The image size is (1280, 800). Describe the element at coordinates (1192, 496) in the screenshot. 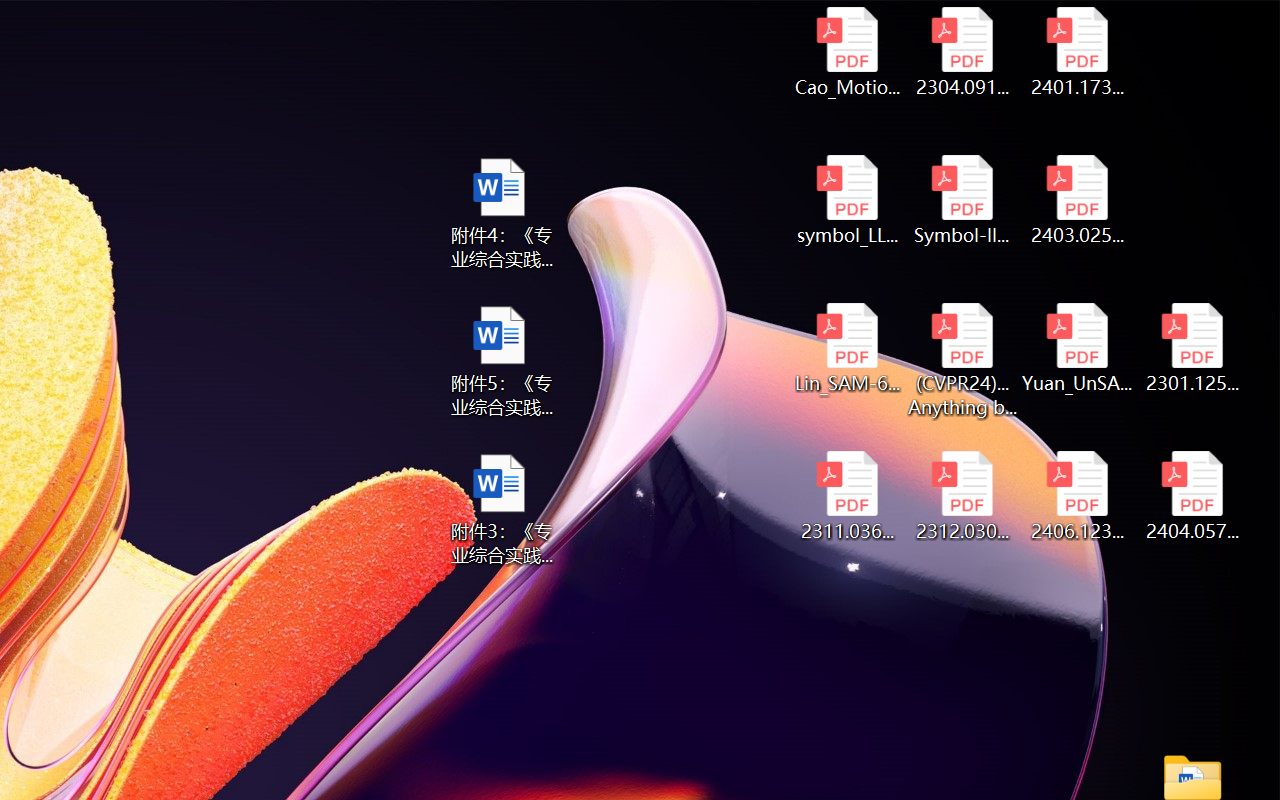

I see `'2404.05719v1.pdf'` at that location.